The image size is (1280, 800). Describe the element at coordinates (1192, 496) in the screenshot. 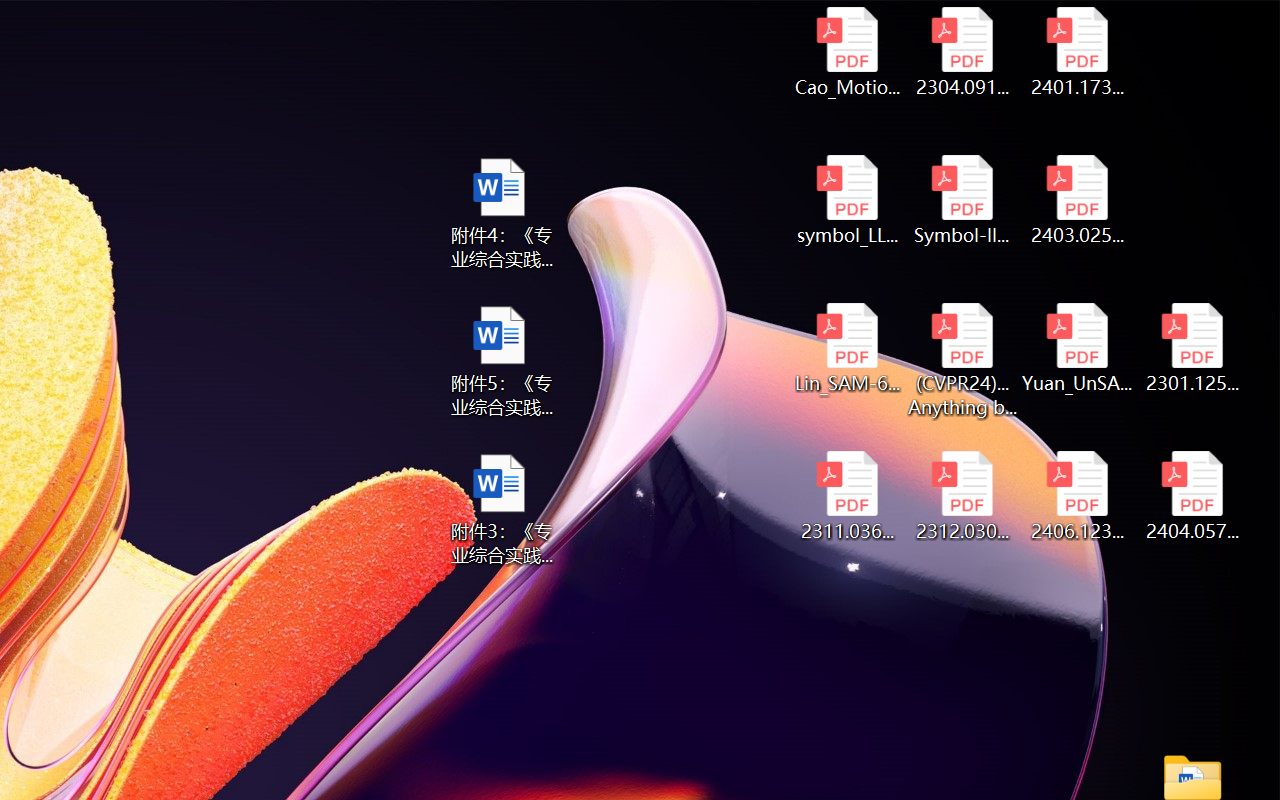

I see `'2404.05719v1.pdf'` at that location.